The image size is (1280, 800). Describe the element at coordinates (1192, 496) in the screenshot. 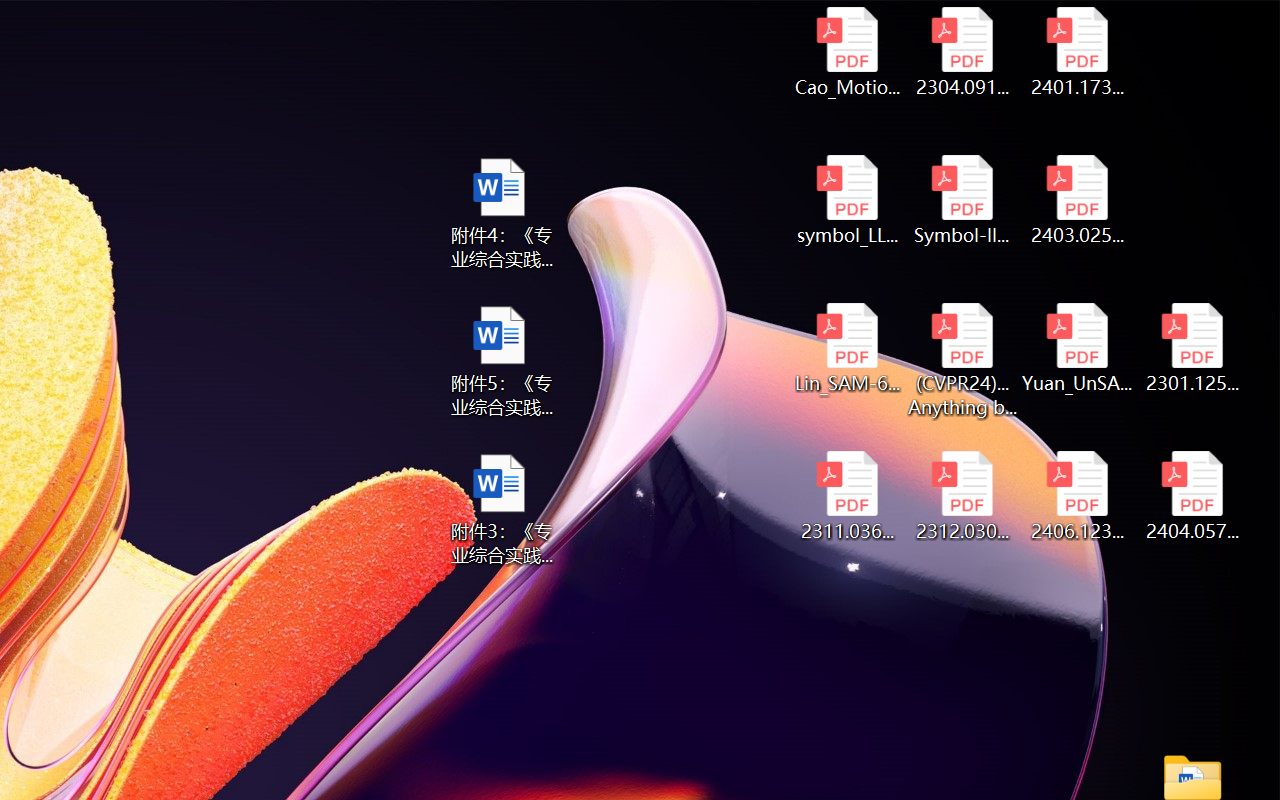

I see `'2404.05719v1.pdf'` at that location.